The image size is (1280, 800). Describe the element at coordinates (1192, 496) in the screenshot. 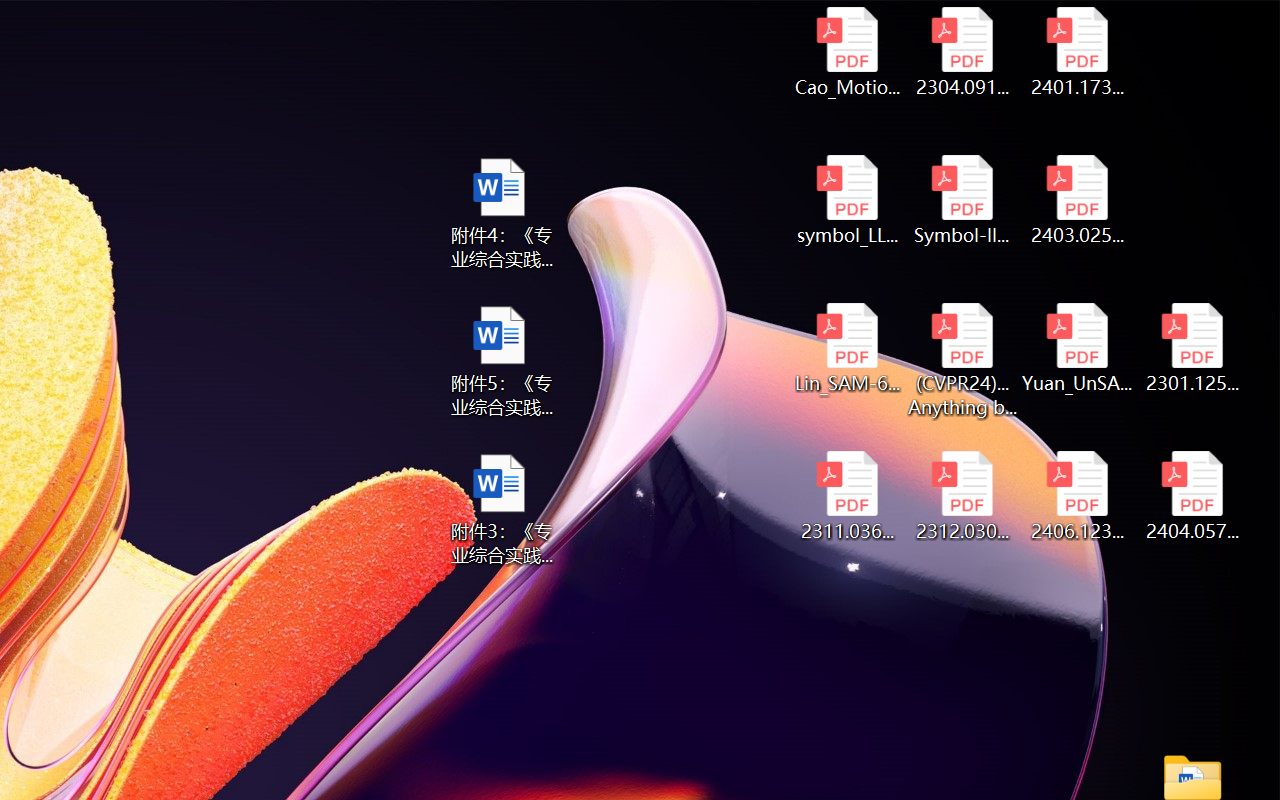

I see `'2404.05719v1.pdf'` at that location.